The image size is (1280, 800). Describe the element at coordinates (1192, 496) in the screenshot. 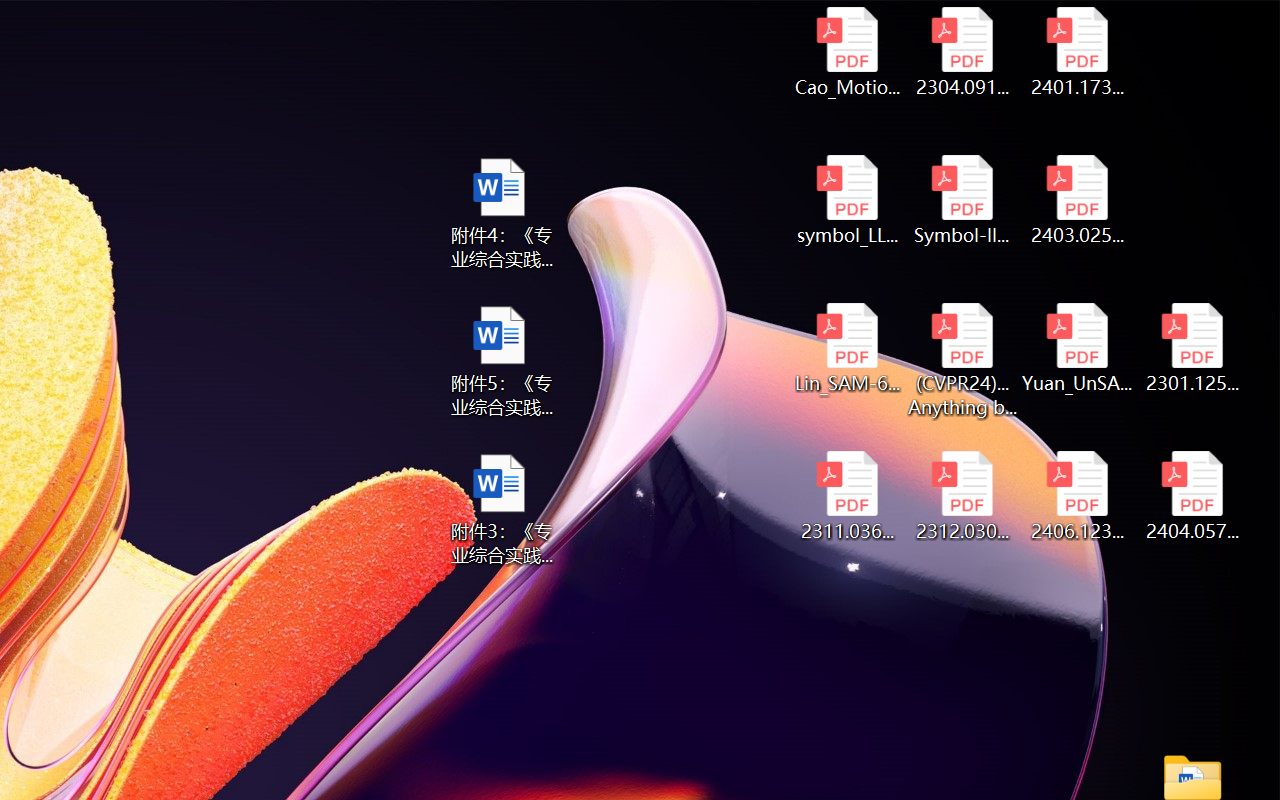

I see `'2404.05719v1.pdf'` at that location.